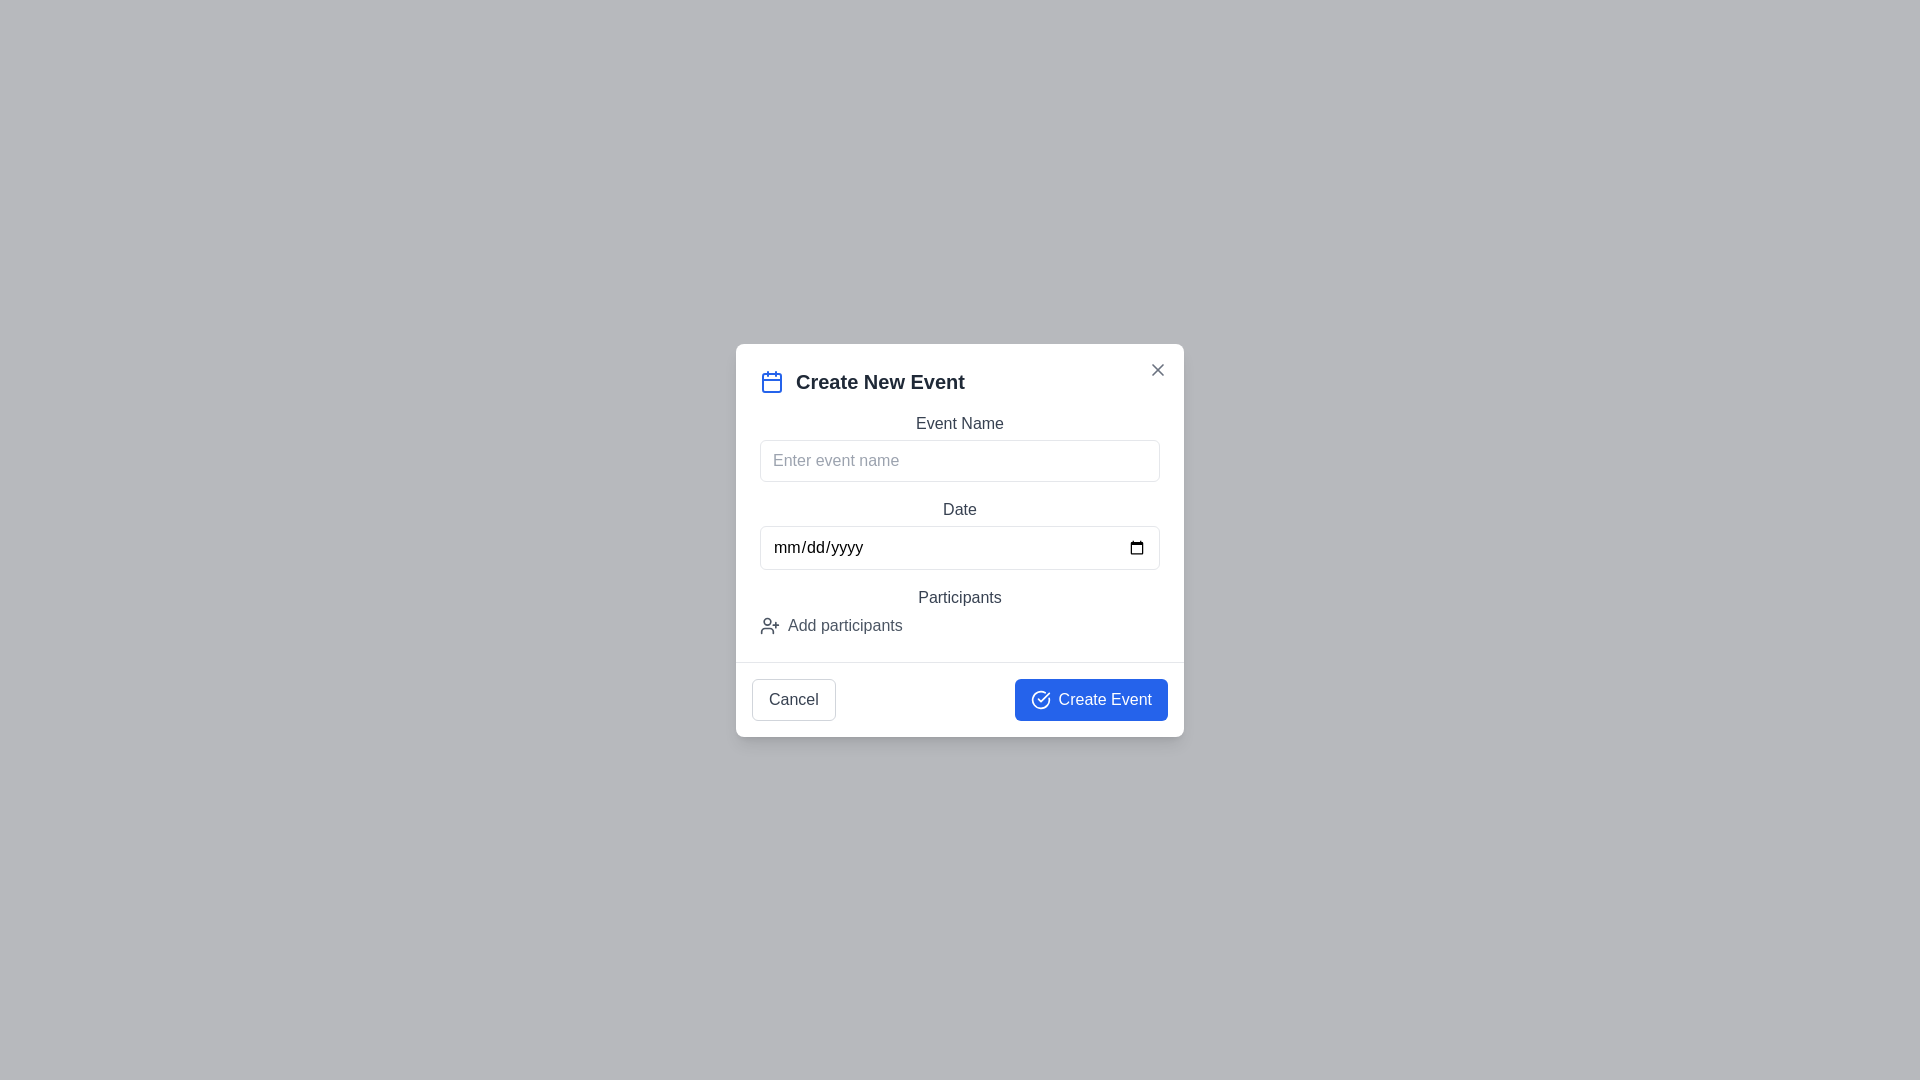  I want to click on the 'Cancel' button located at the bottom left corner of the modal, so click(792, 698).